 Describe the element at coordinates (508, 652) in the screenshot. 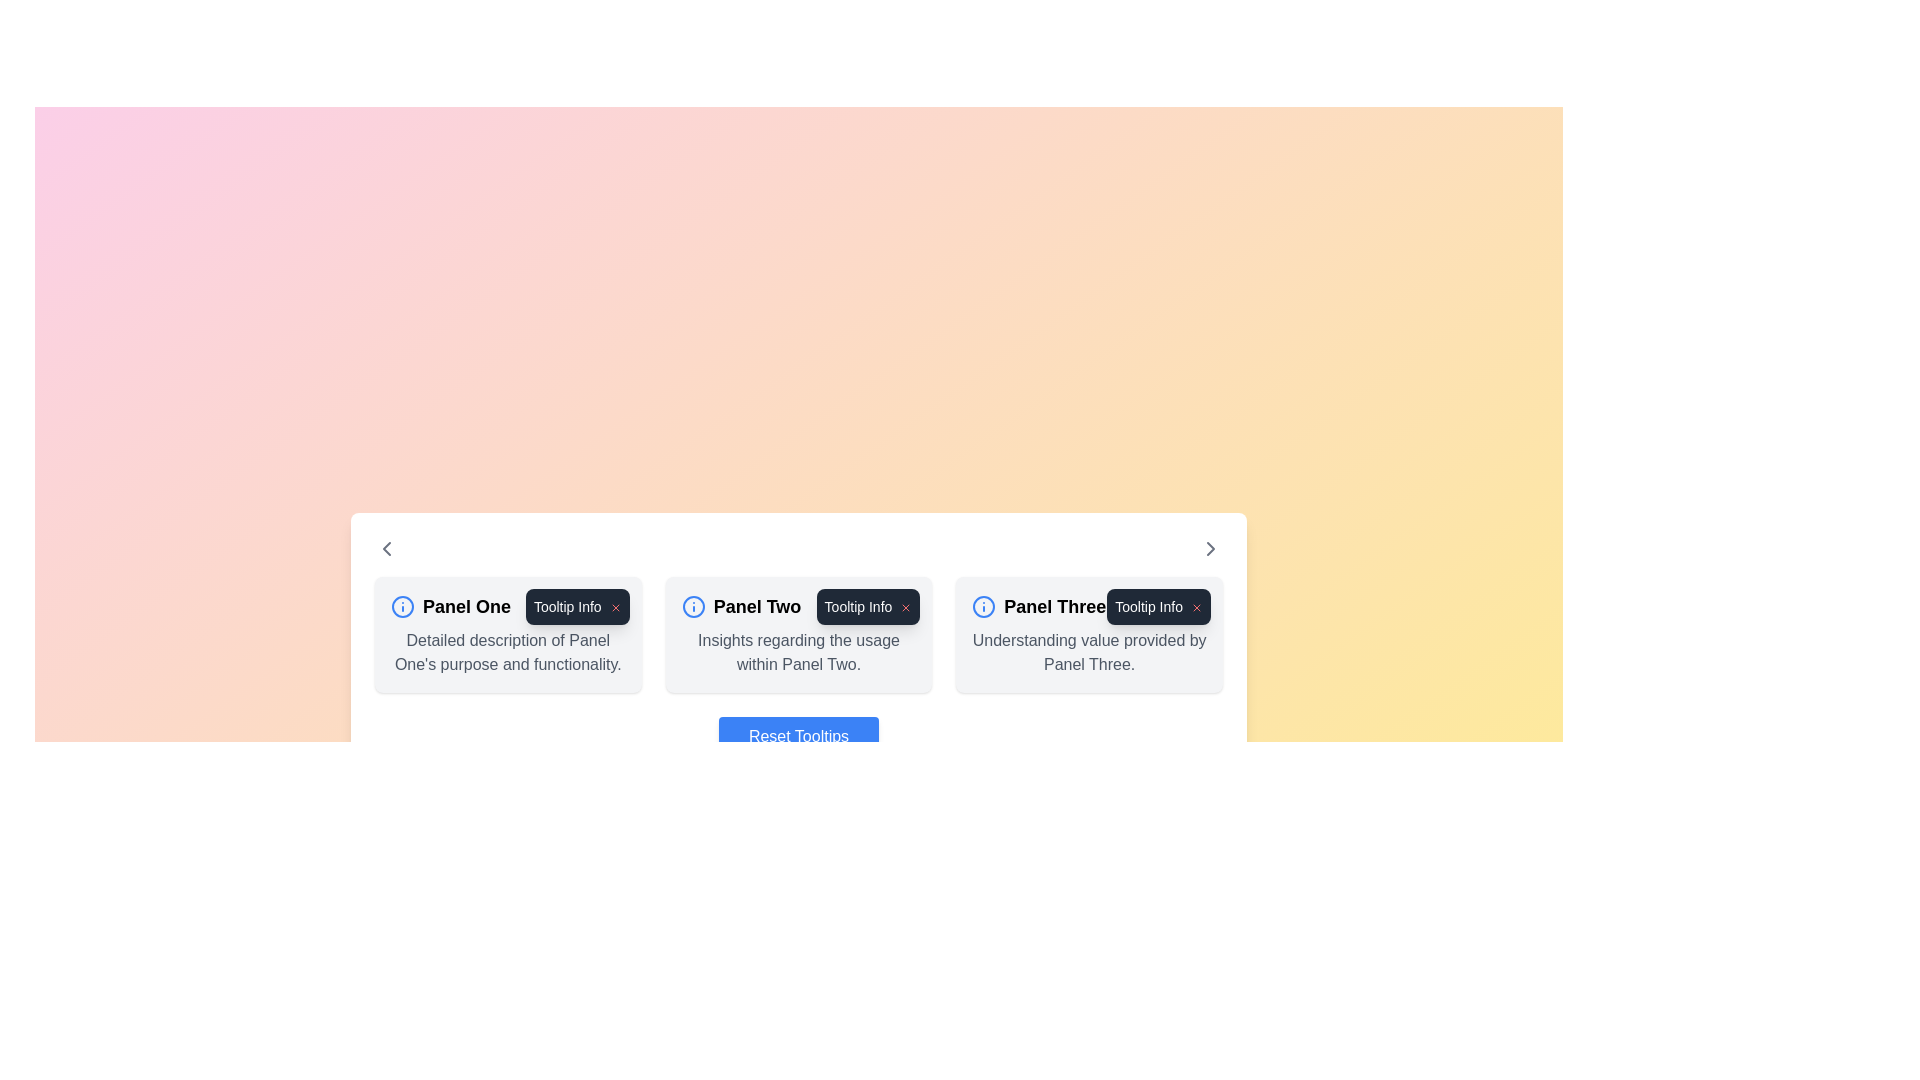

I see `the explanatory text block located directly below the title text of 'Panel One' in the leftmost card of three horizontally arranged cards` at that location.